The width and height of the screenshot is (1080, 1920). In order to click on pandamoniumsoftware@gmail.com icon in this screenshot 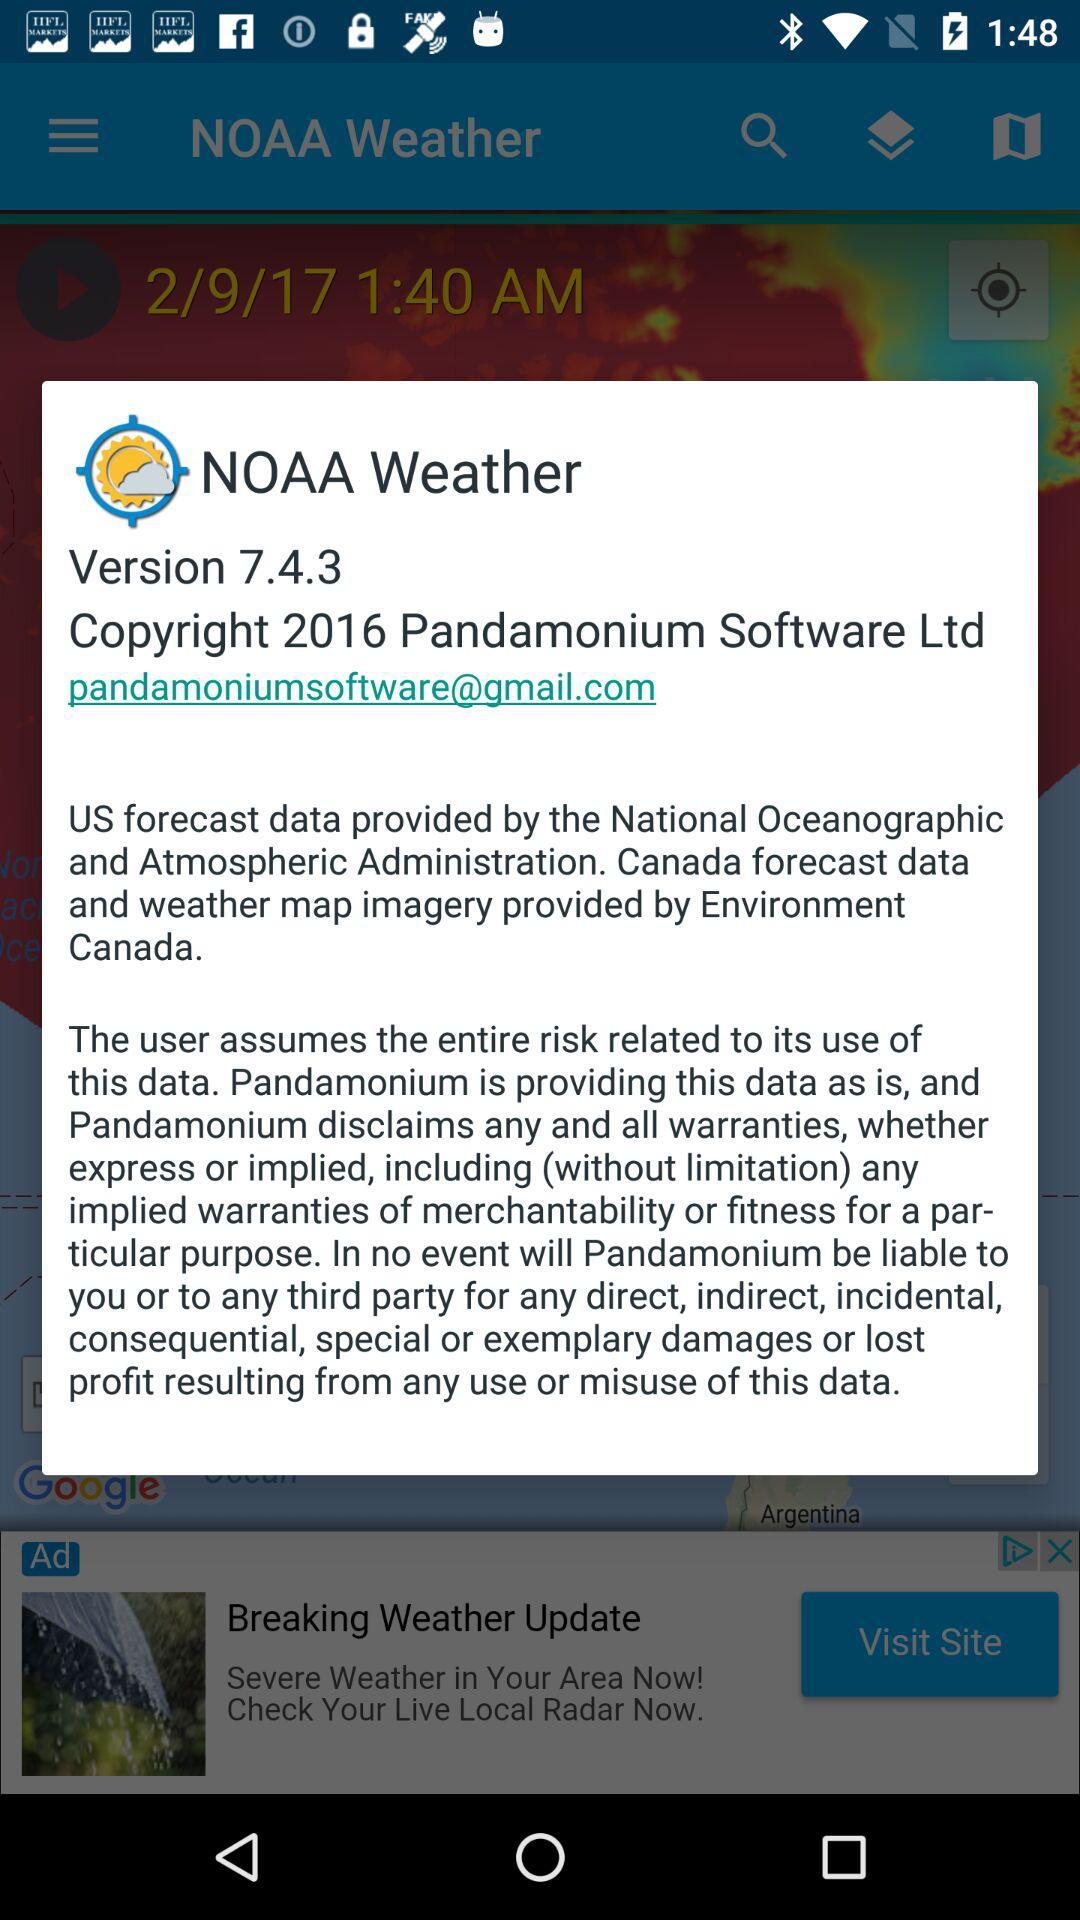, I will do `click(362, 685)`.